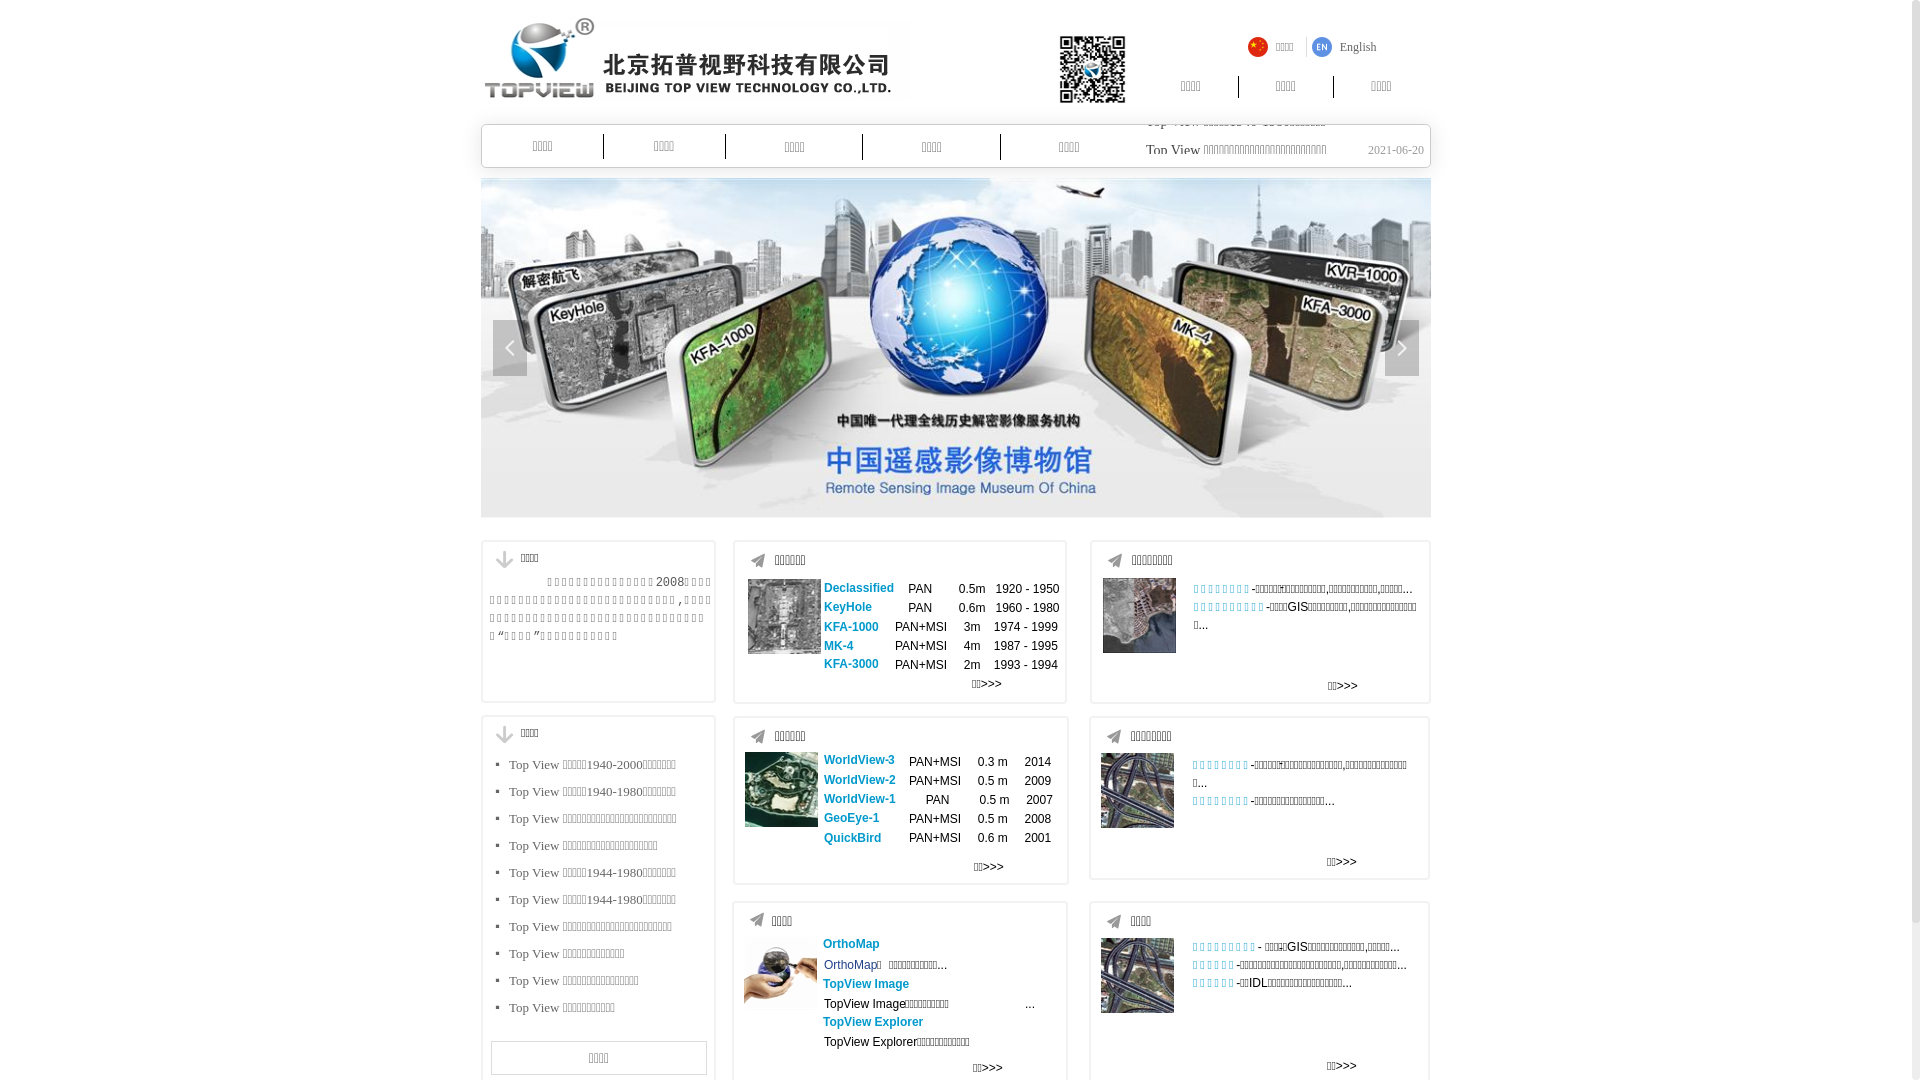 Image resolution: width=1920 pixels, height=1080 pixels. Describe the element at coordinates (853, 837) in the screenshot. I see `'QuickBird'` at that location.